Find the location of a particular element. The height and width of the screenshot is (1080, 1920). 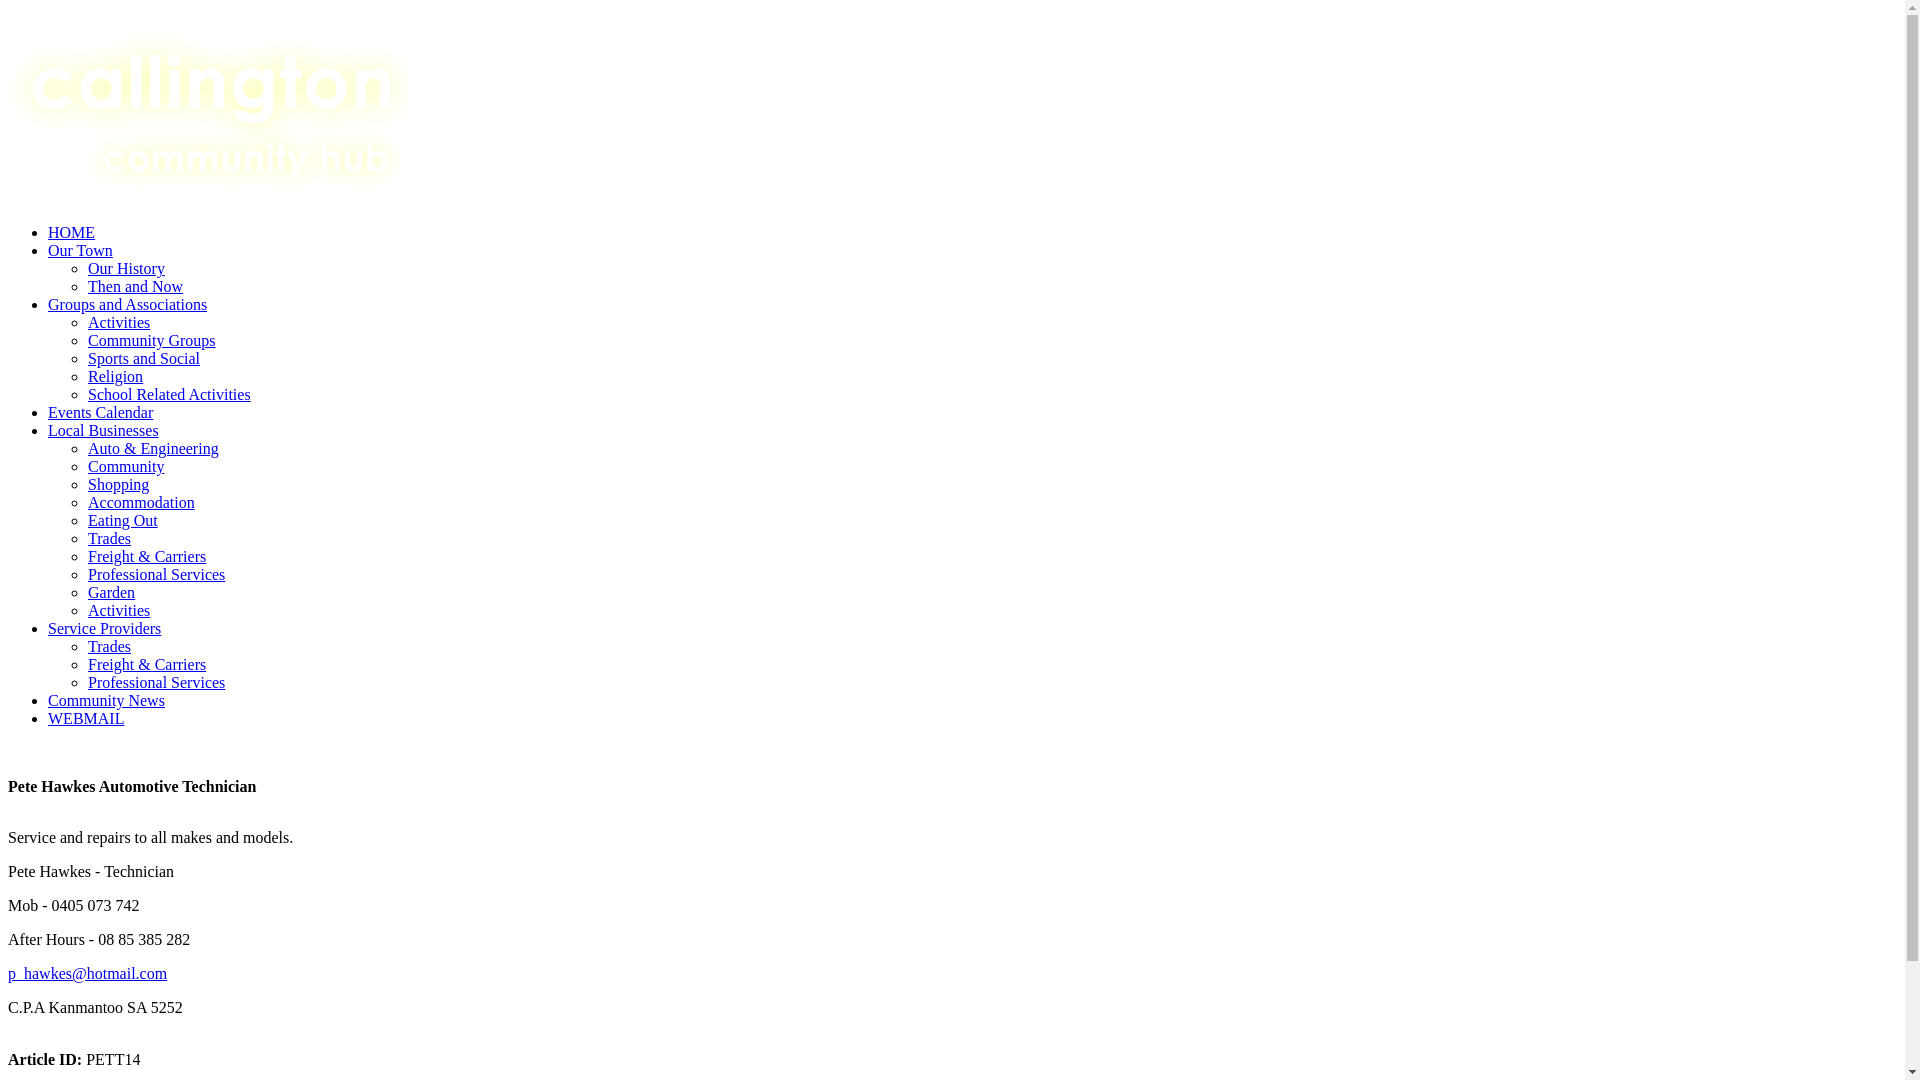

'Trades' is located at coordinates (108, 537).